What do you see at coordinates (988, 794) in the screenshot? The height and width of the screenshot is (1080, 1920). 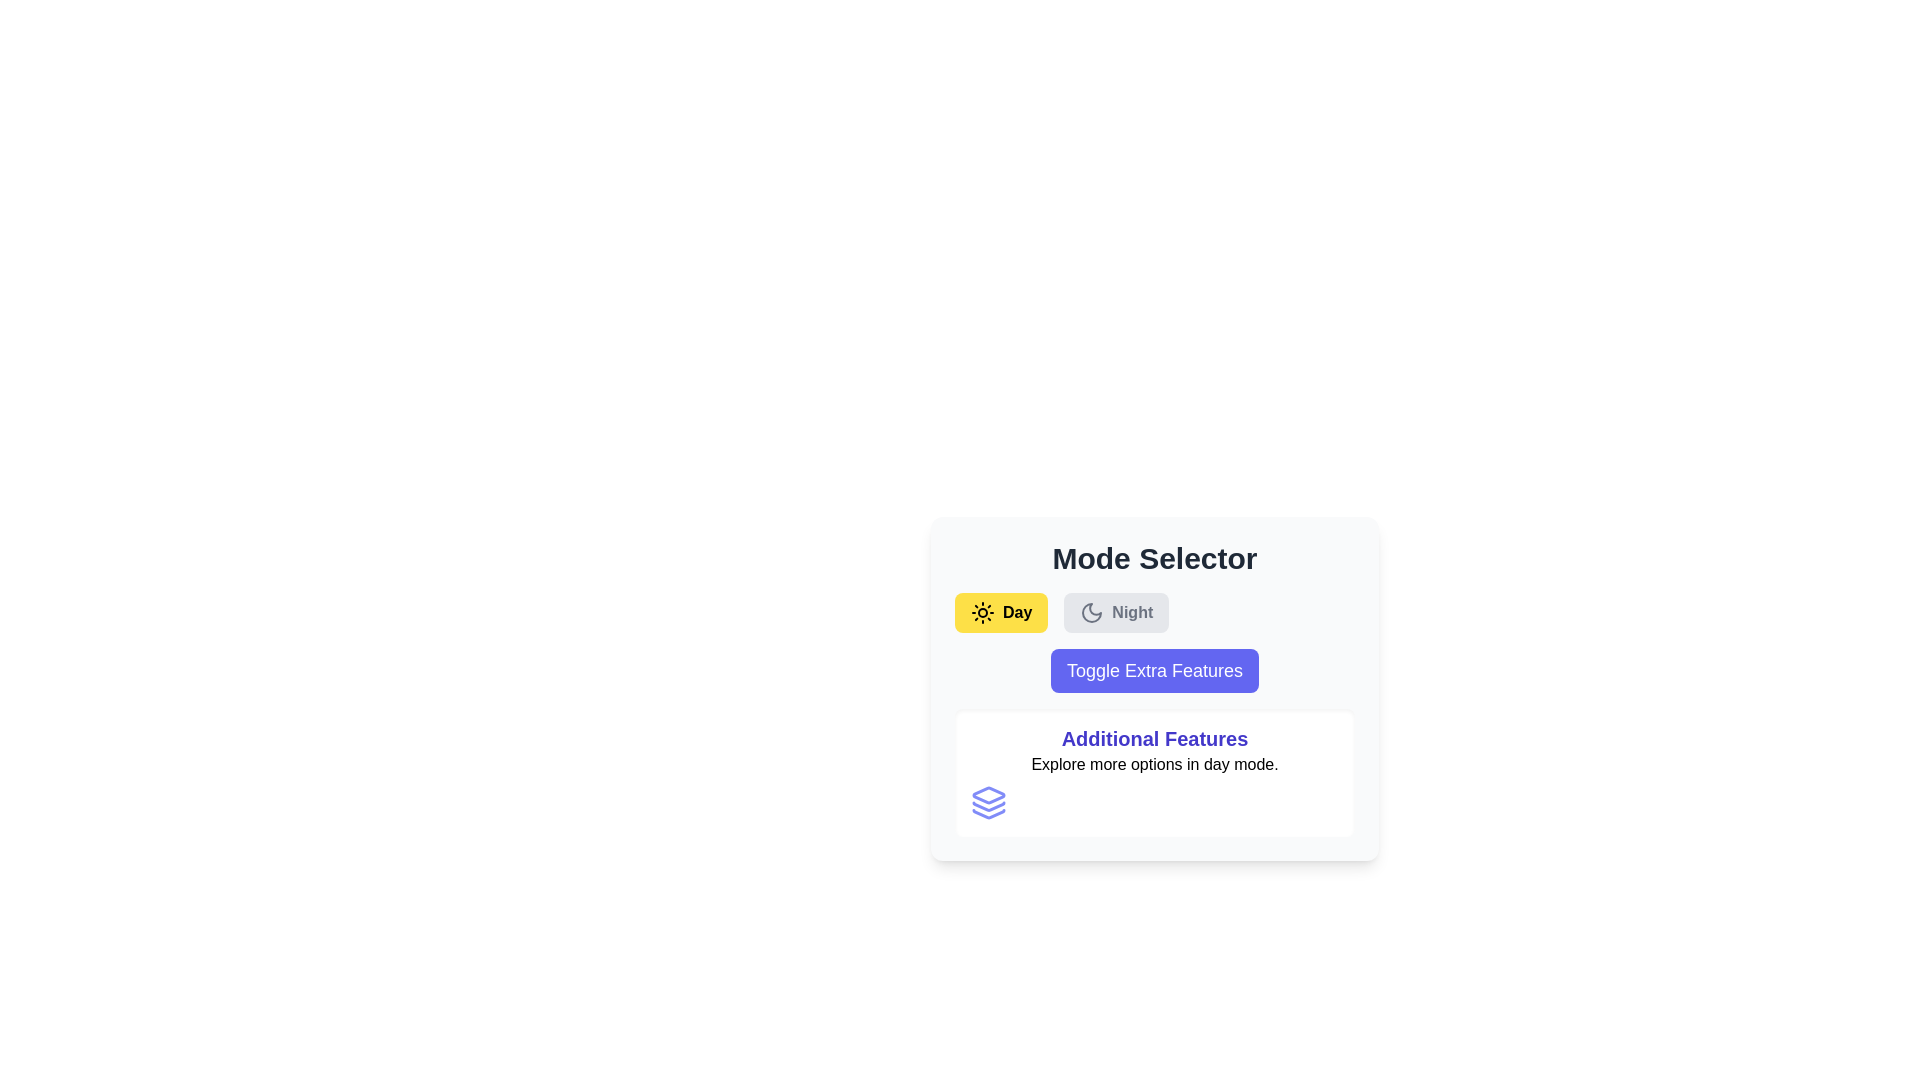 I see `the topmost diamond-shaped icon in an indigo color, which is part of a group of three similar graphical components located at the bottom of the 'Additional Features' card` at bounding box center [988, 794].